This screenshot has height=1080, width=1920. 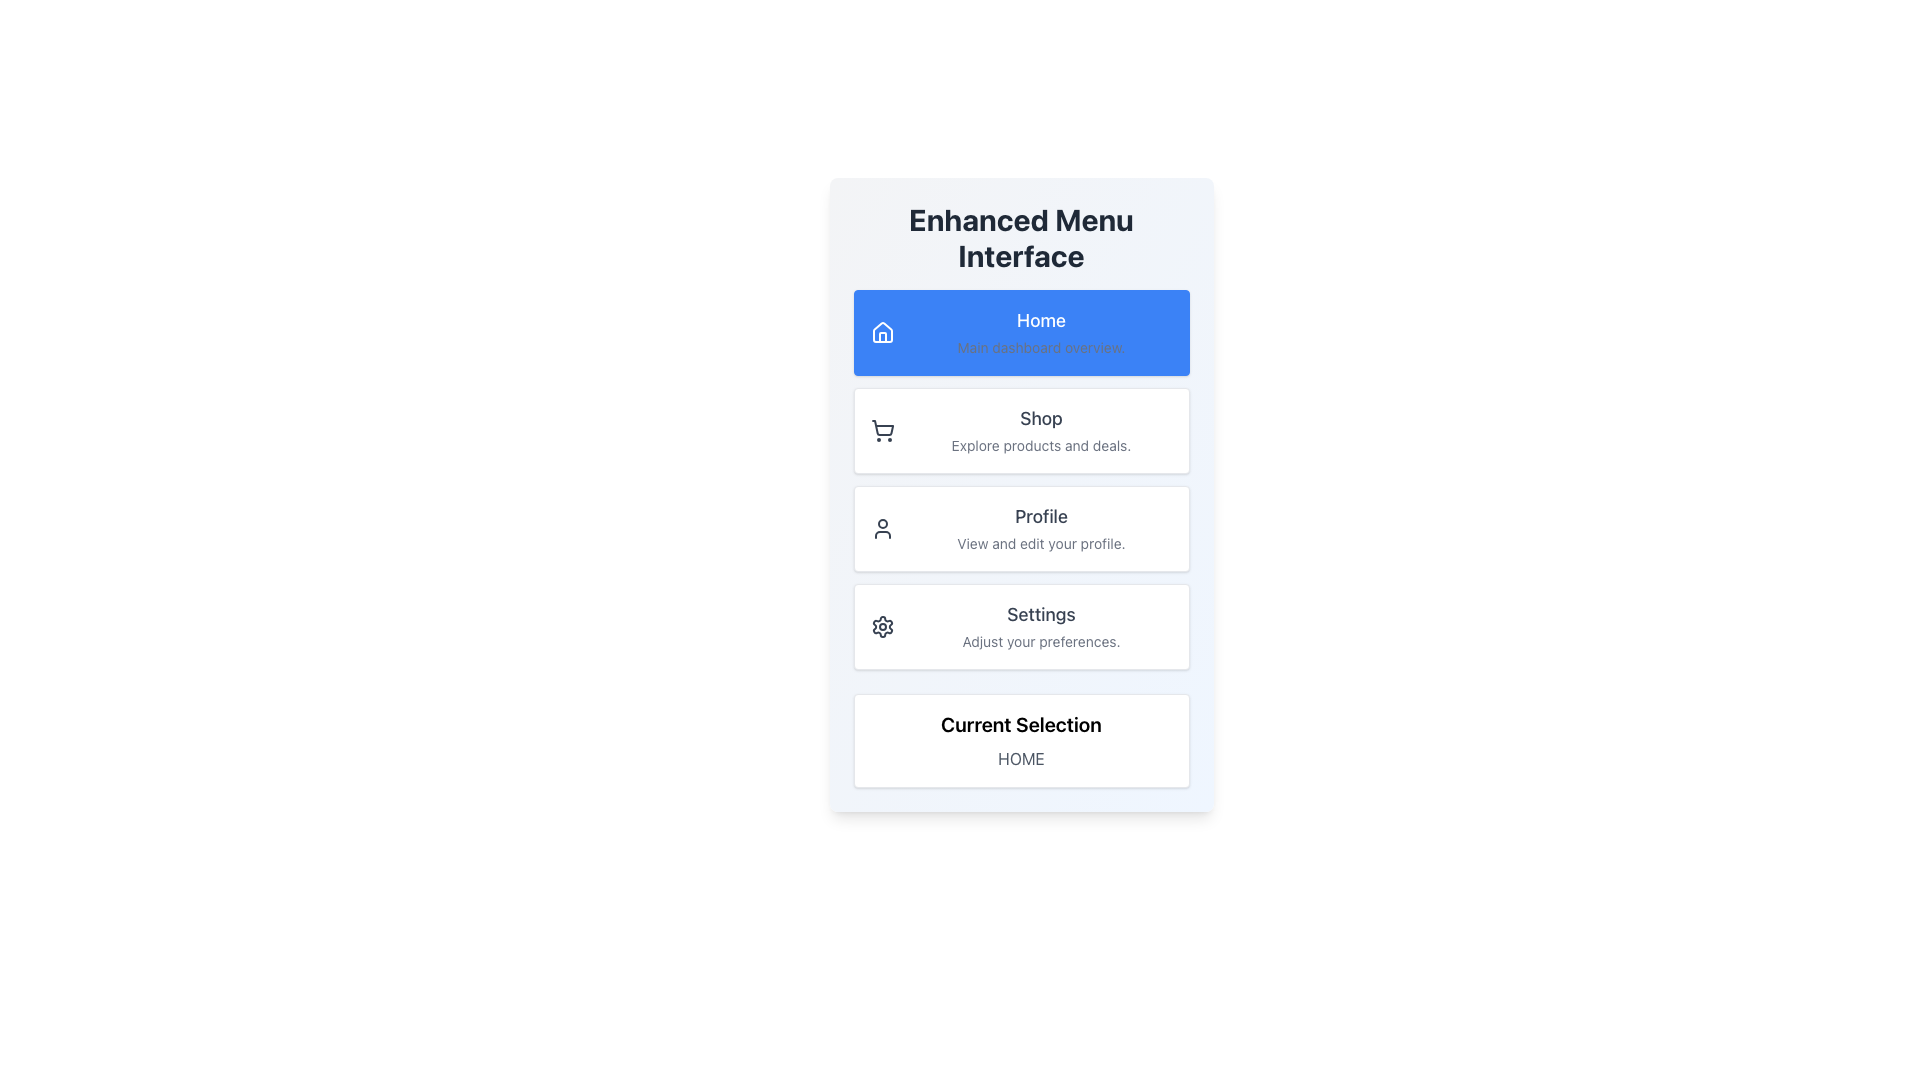 I want to click on text content of the 'HOME' text component displayed in dark gray below the 'Current Selection' title, so click(x=1021, y=759).